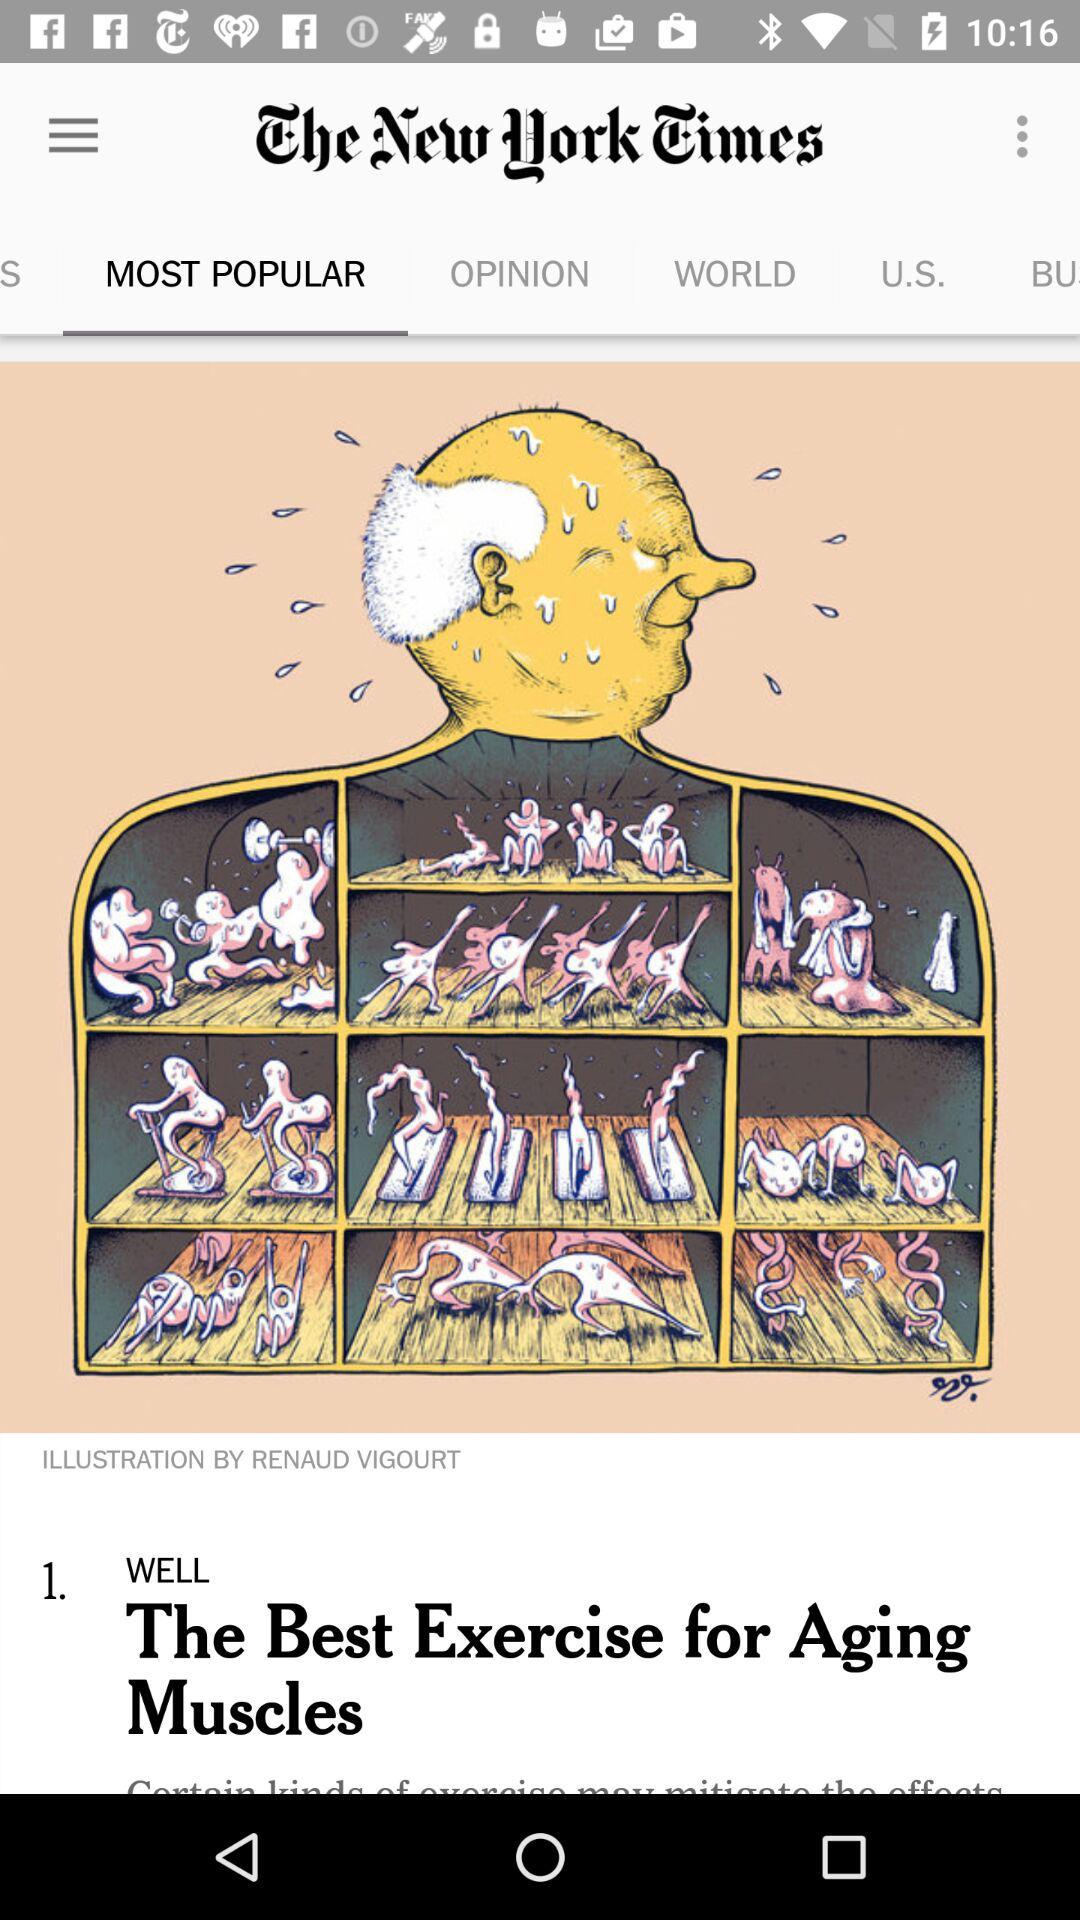 This screenshot has width=1080, height=1920. I want to click on the icon above top stories, so click(72, 135).